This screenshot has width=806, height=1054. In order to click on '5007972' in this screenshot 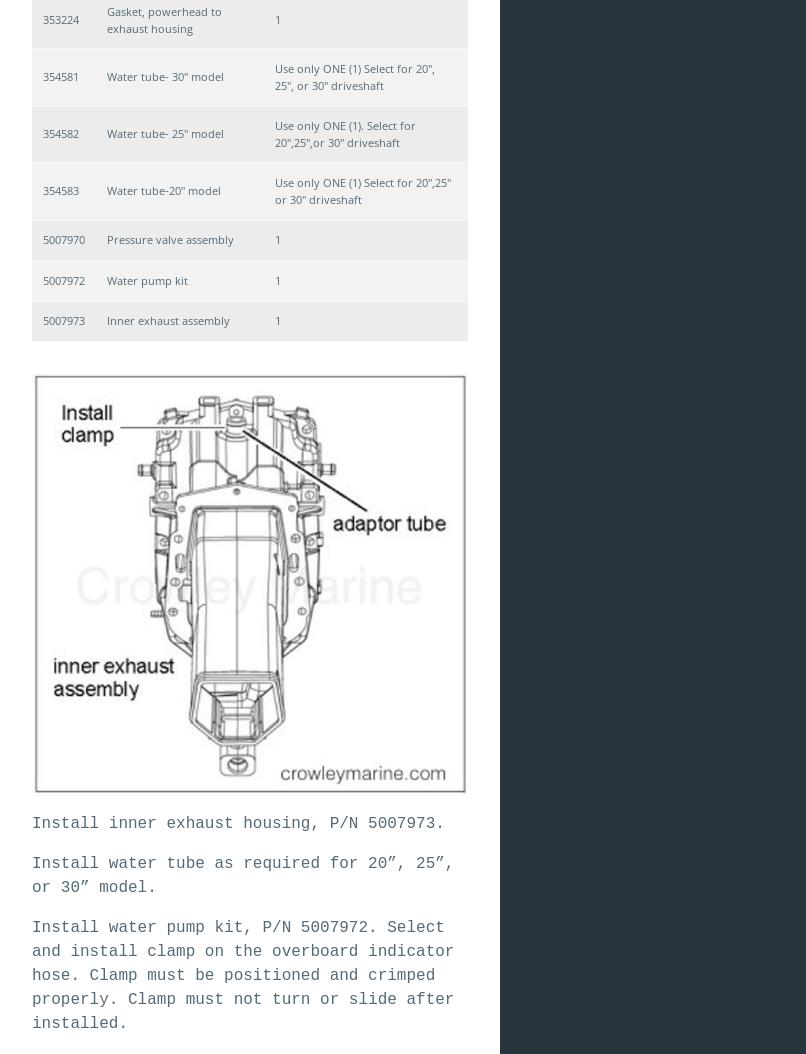, I will do `click(63, 278)`.